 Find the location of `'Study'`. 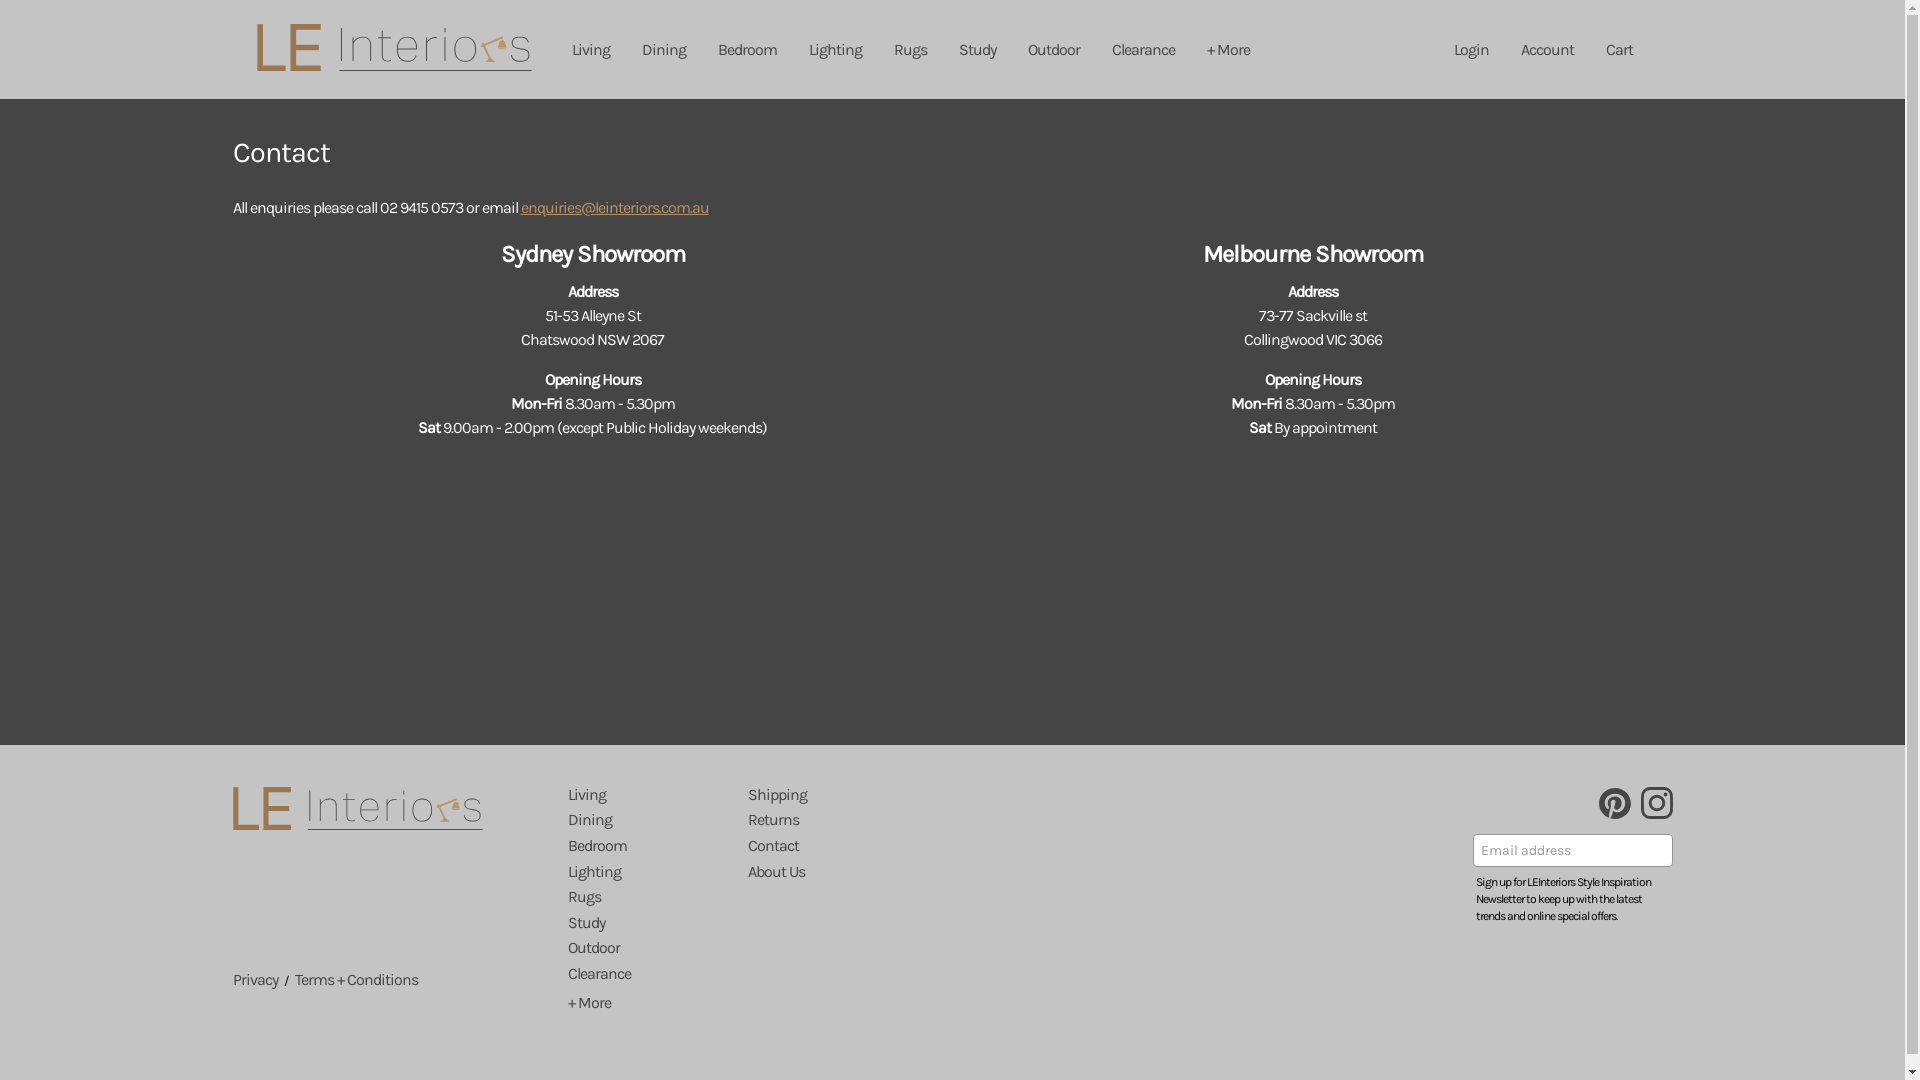

'Study' is located at coordinates (976, 48).